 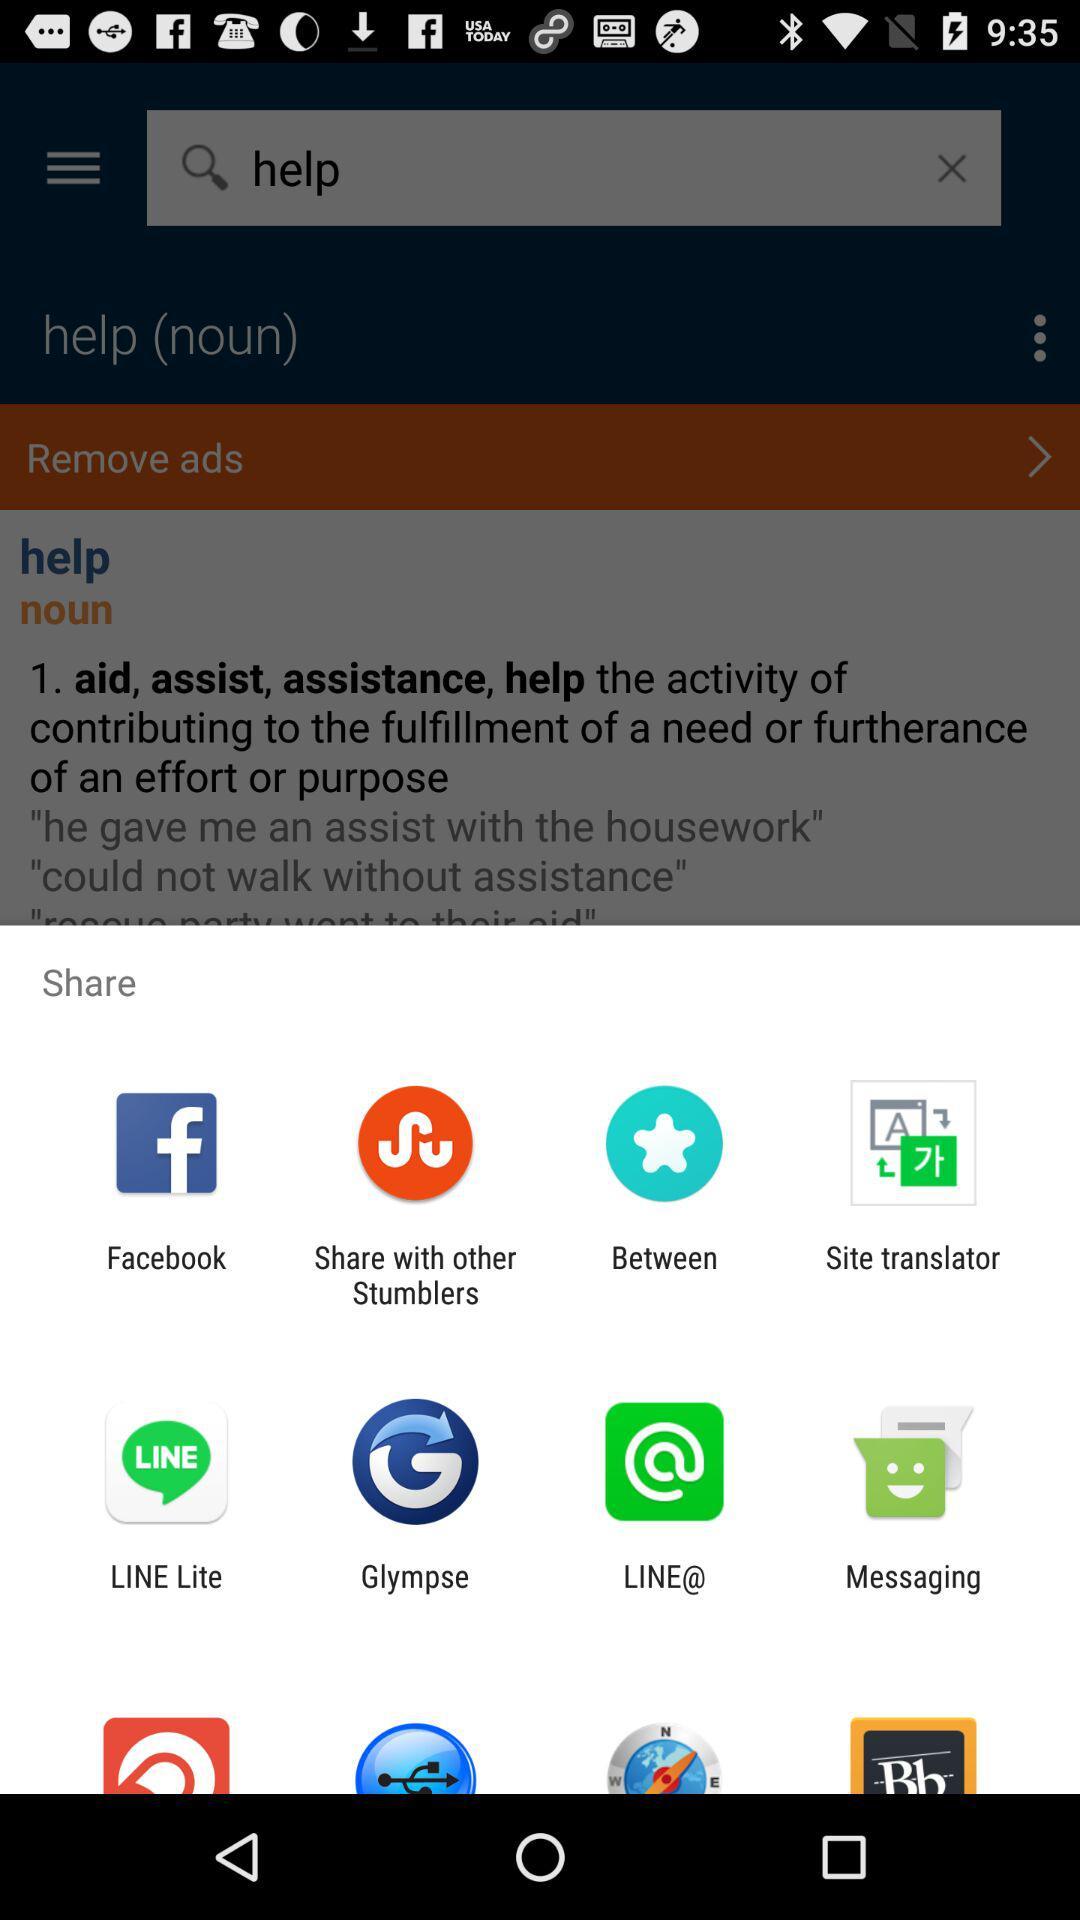 What do you see at coordinates (414, 1592) in the screenshot?
I see `icon next to line lite item` at bounding box center [414, 1592].